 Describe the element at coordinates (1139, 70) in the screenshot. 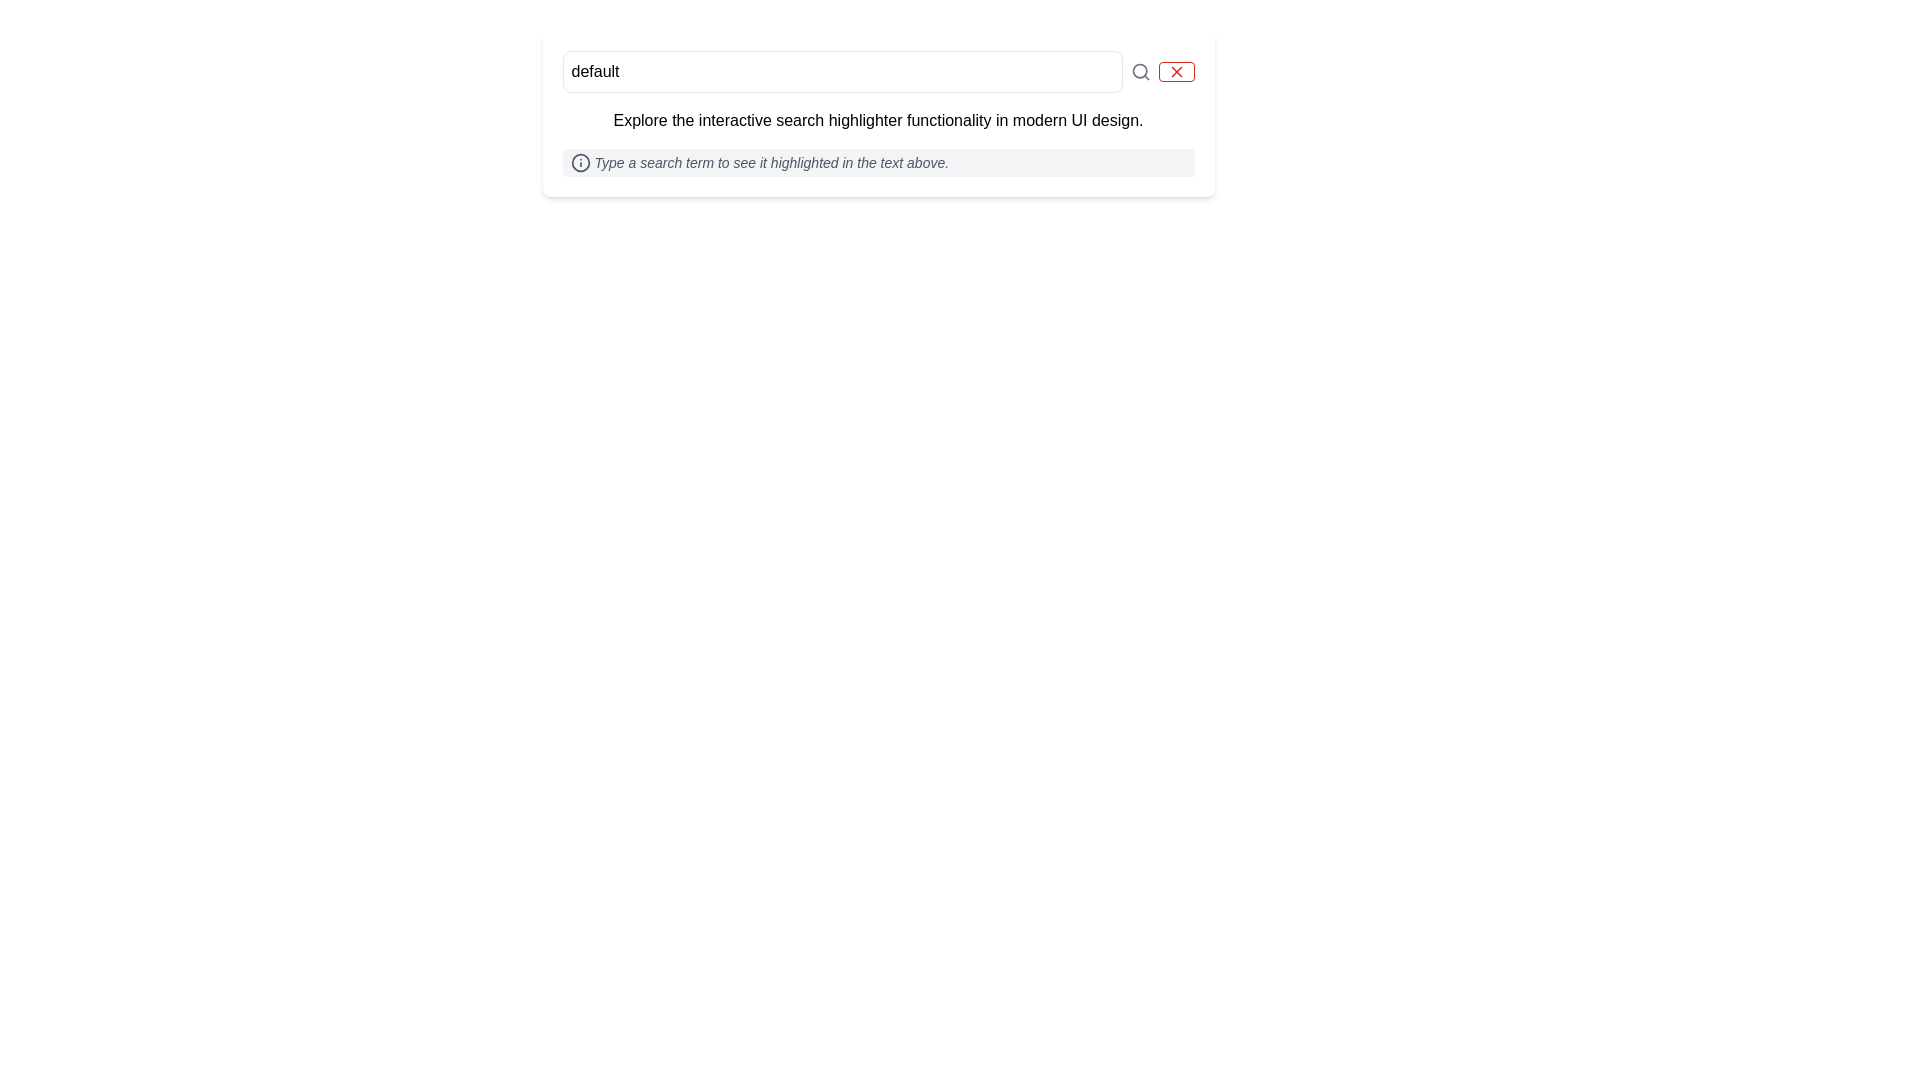

I see `the circular shape of the search icon, which represents the lens of the search functionality located on the right-hand side of the search bar component` at that location.